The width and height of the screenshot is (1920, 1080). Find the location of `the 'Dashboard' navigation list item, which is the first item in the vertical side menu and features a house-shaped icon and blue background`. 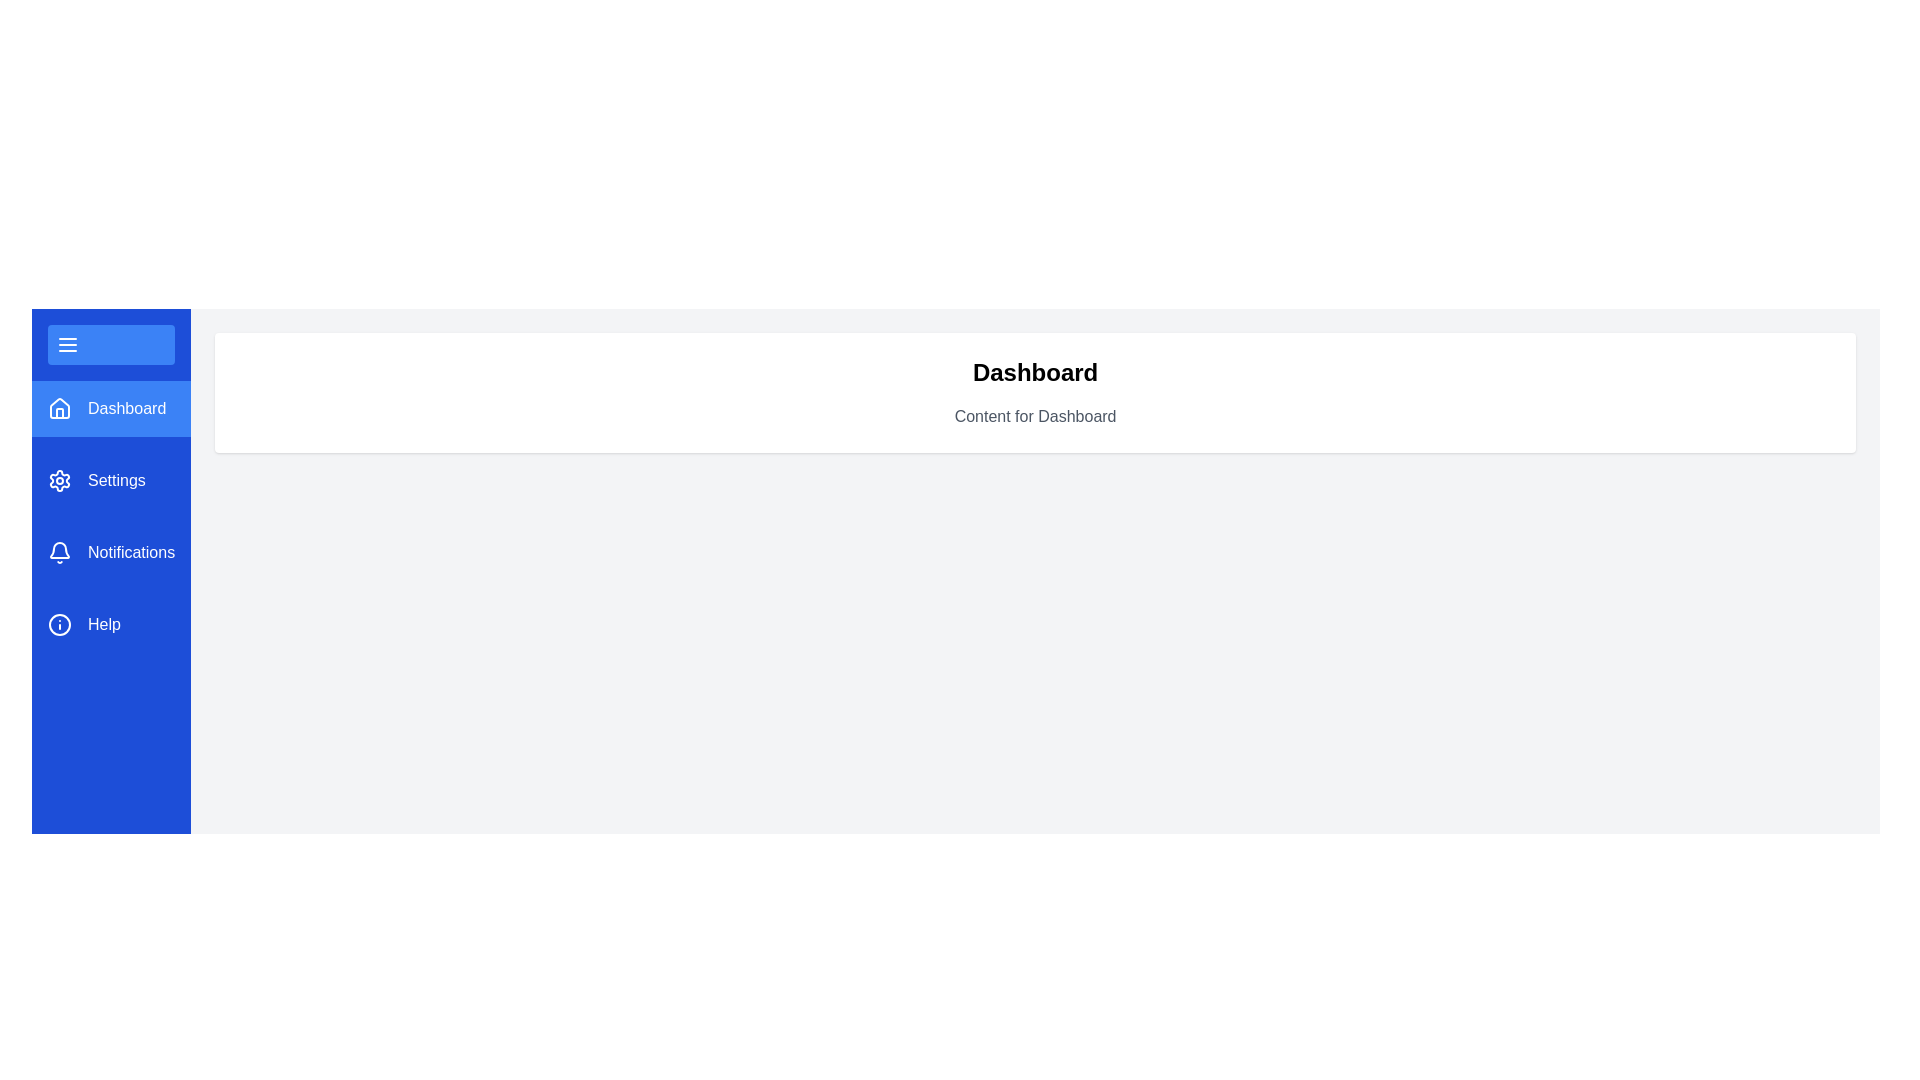

the 'Dashboard' navigation list item, which is the first item in the vertical side menu and features a house-shaped icon and blue background is located at coordinates (110, 407).